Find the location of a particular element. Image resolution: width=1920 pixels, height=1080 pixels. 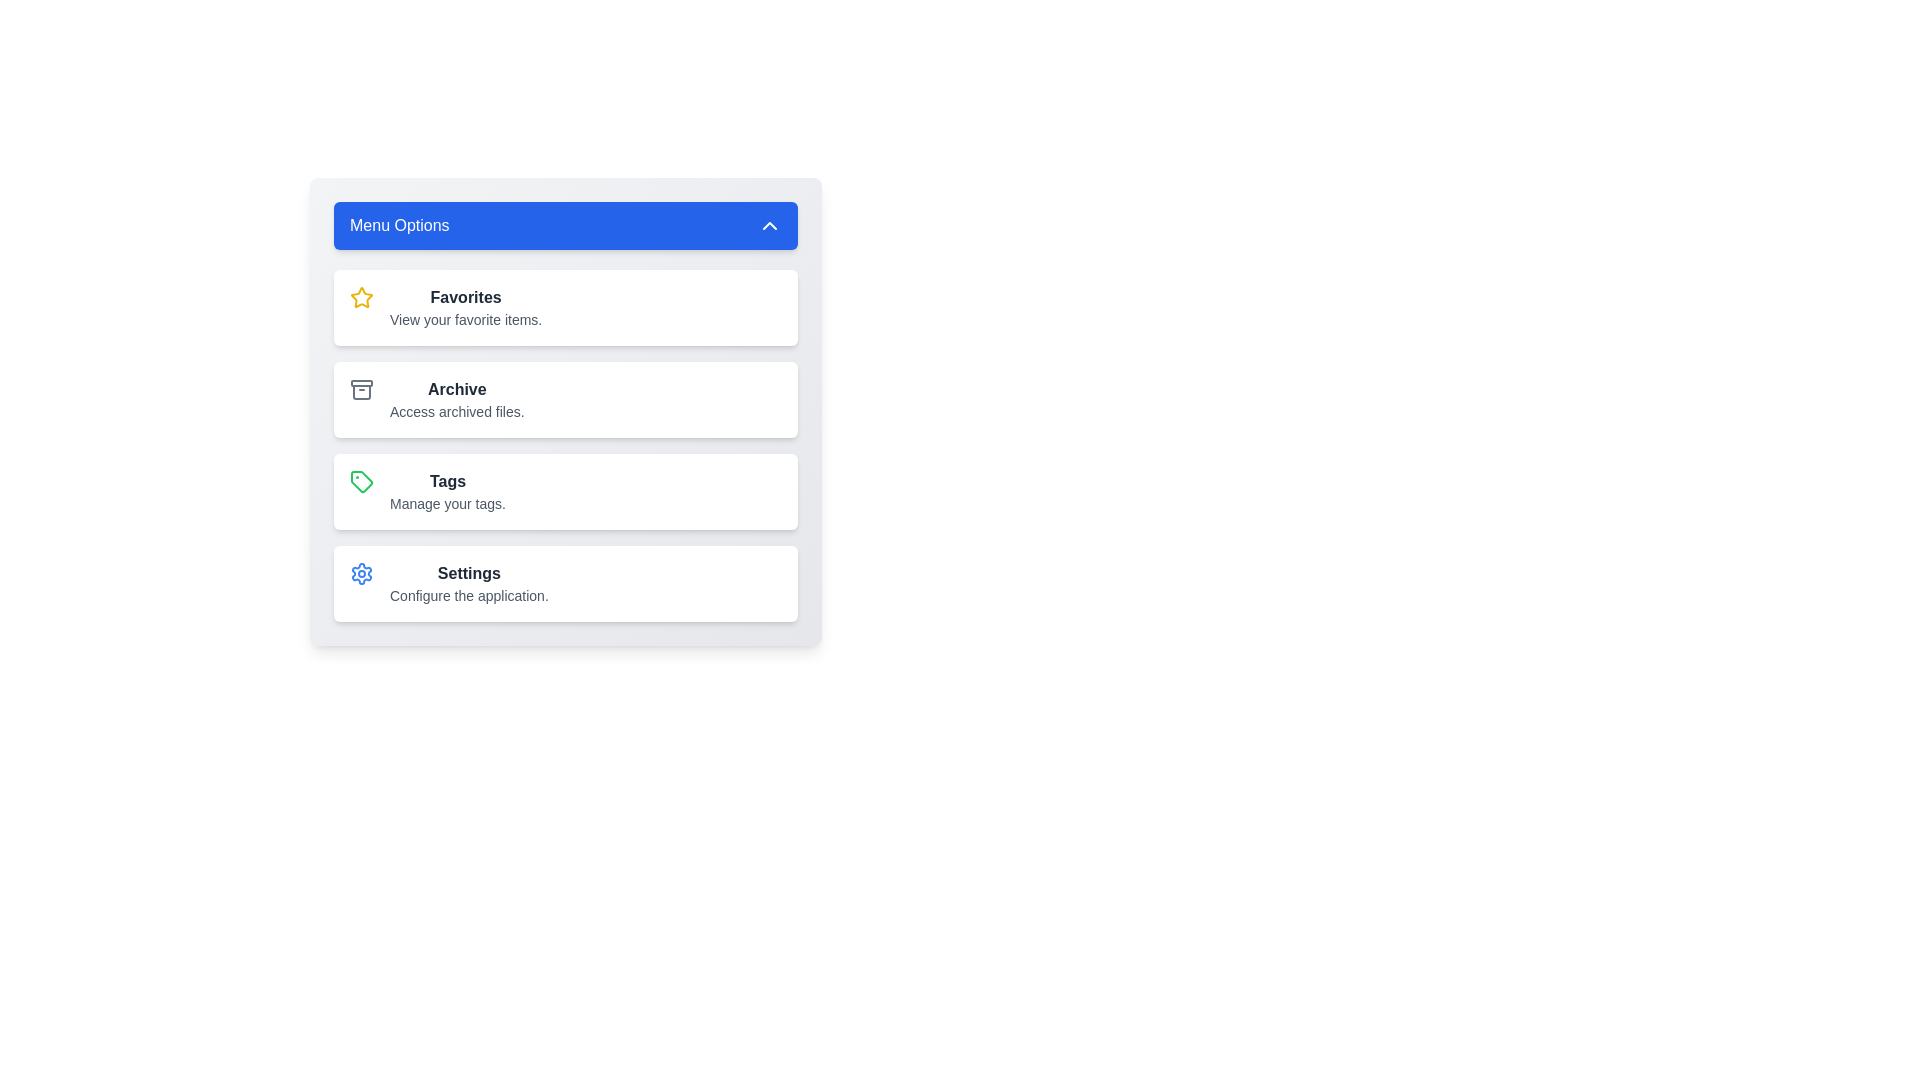

text within the 'Tags' descriptor element, which includes a bold label 'Tags' and a subtitle 'Manage your tags.' is located at coordinates (446, 492).